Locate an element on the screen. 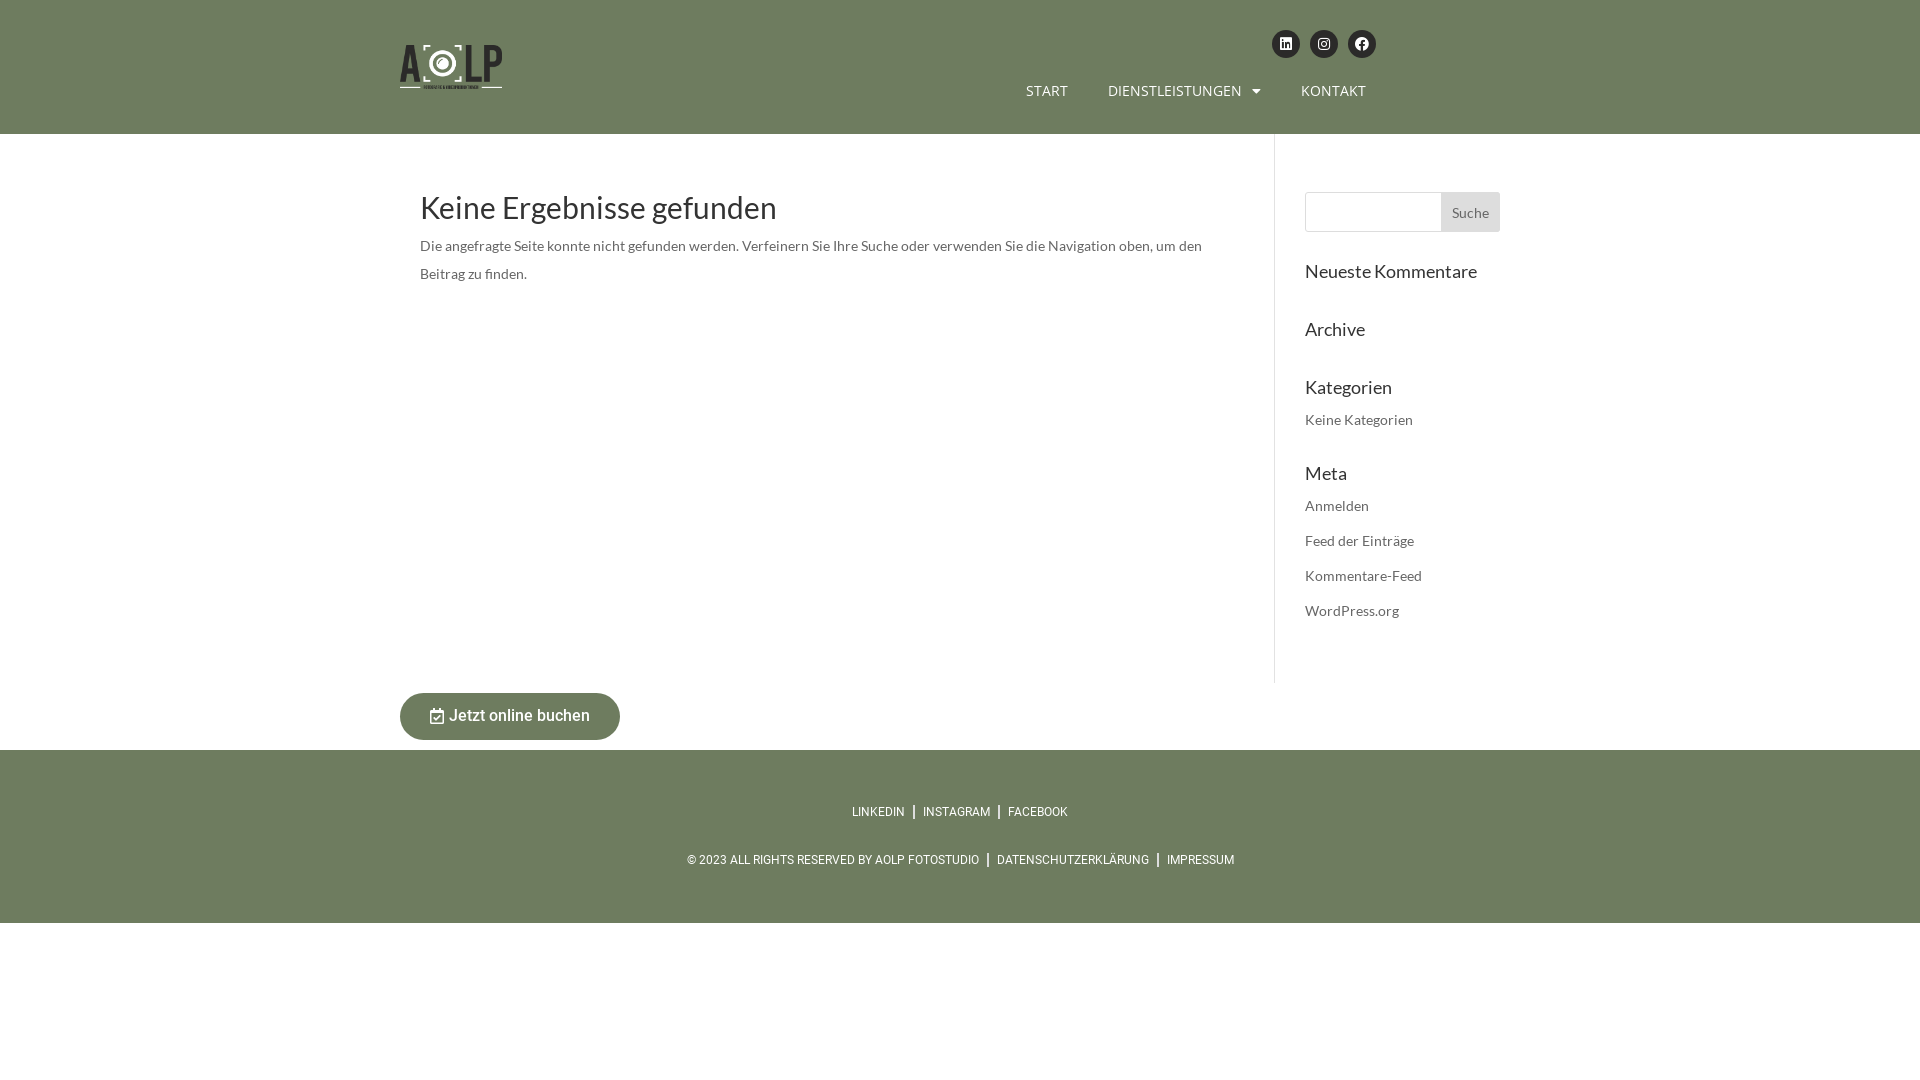  'IMPRESSUM' is located at coordinates (1166, 859).